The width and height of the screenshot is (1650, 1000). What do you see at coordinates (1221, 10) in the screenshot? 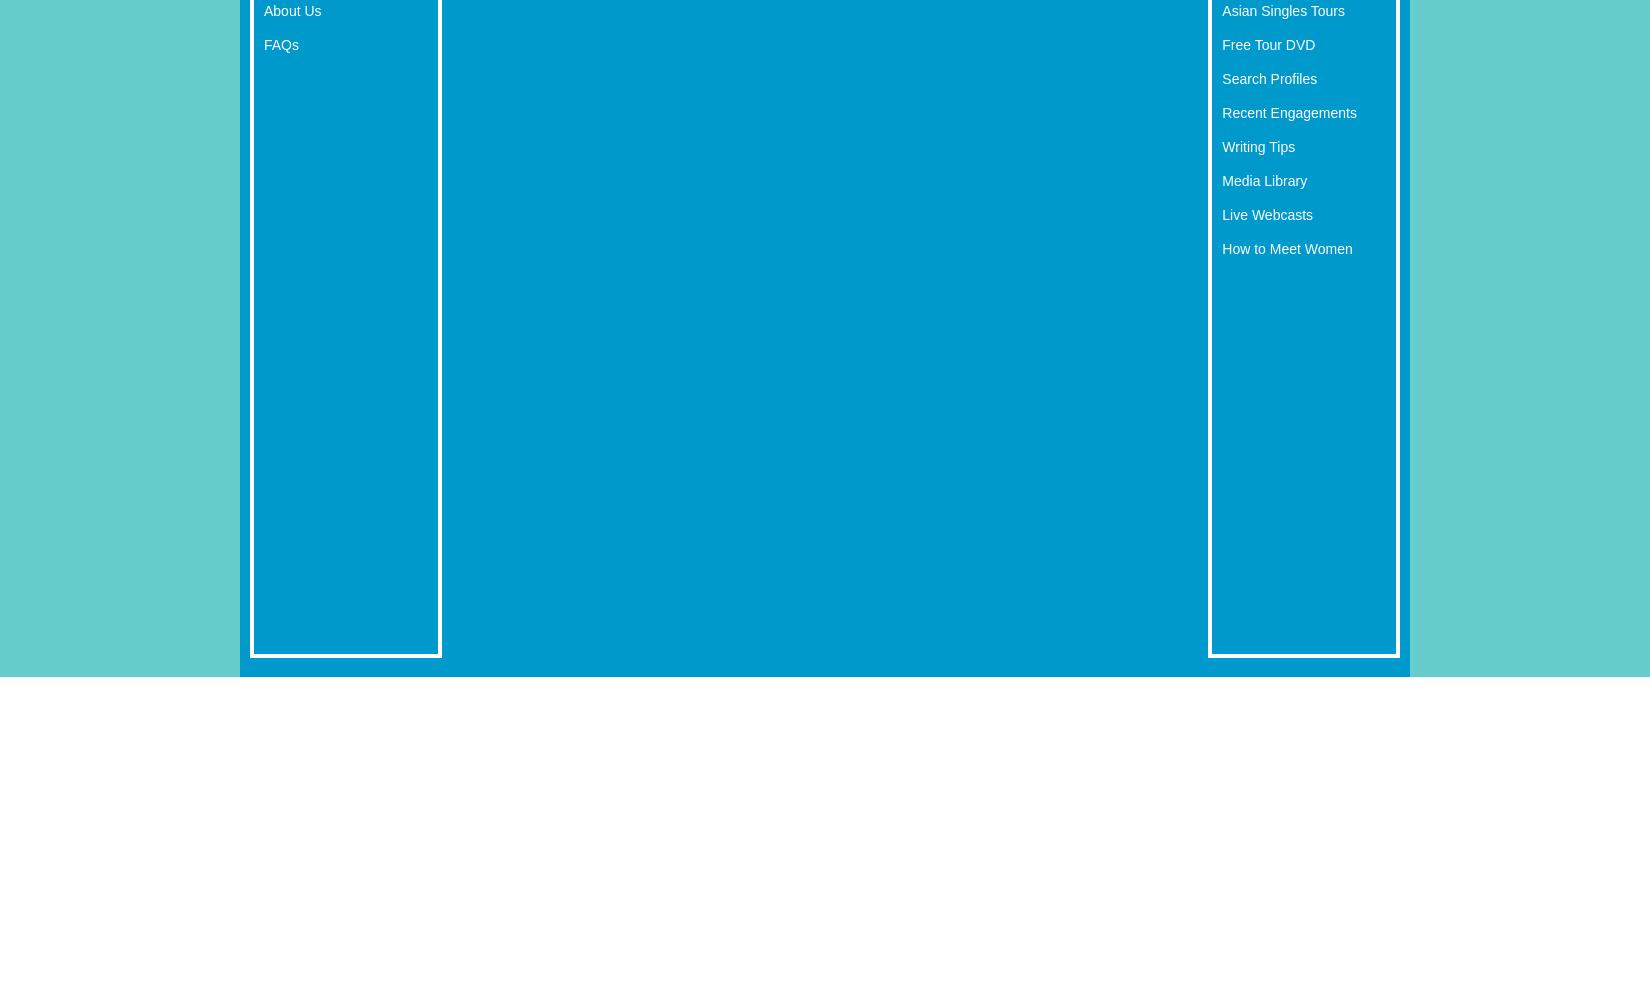
I see `'Asian Singles Tours'` at bounding box center [1221, 10].